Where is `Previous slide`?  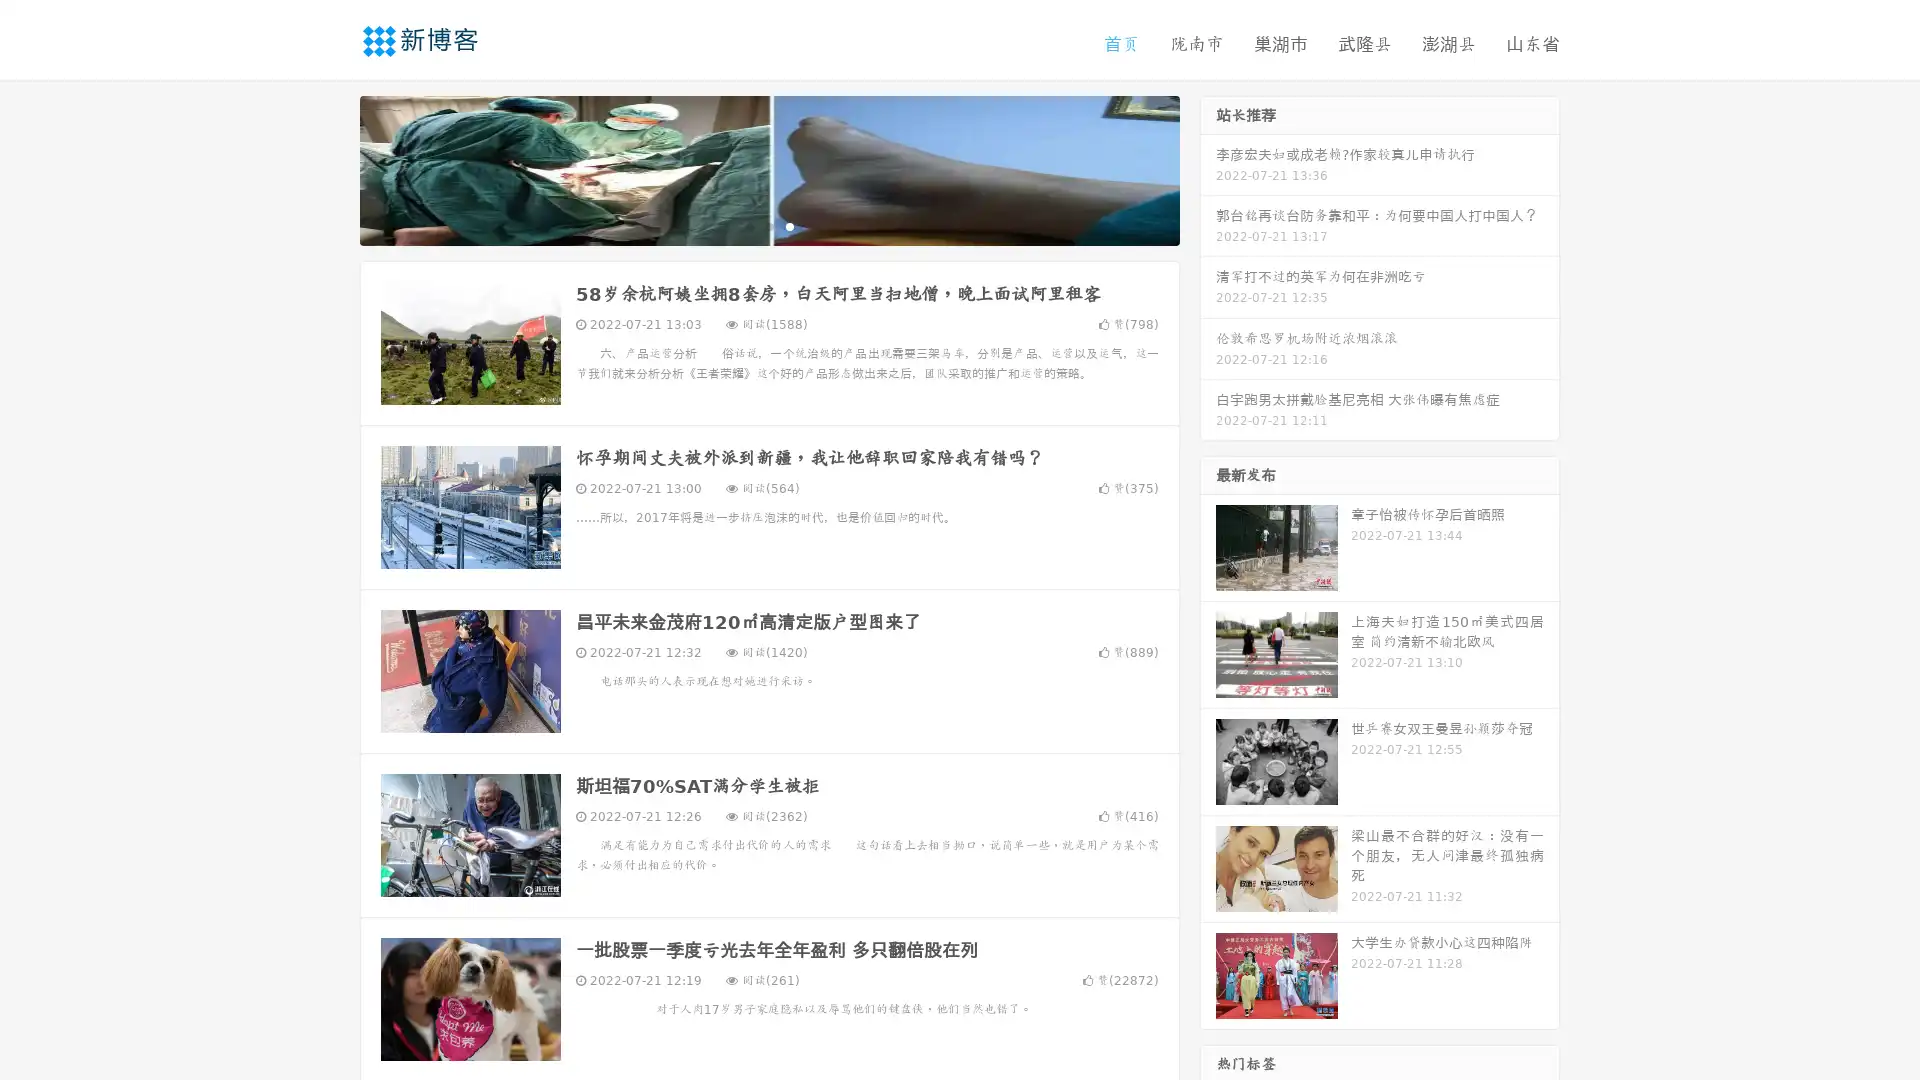 Previous slide is located at coordinates (330, 168).